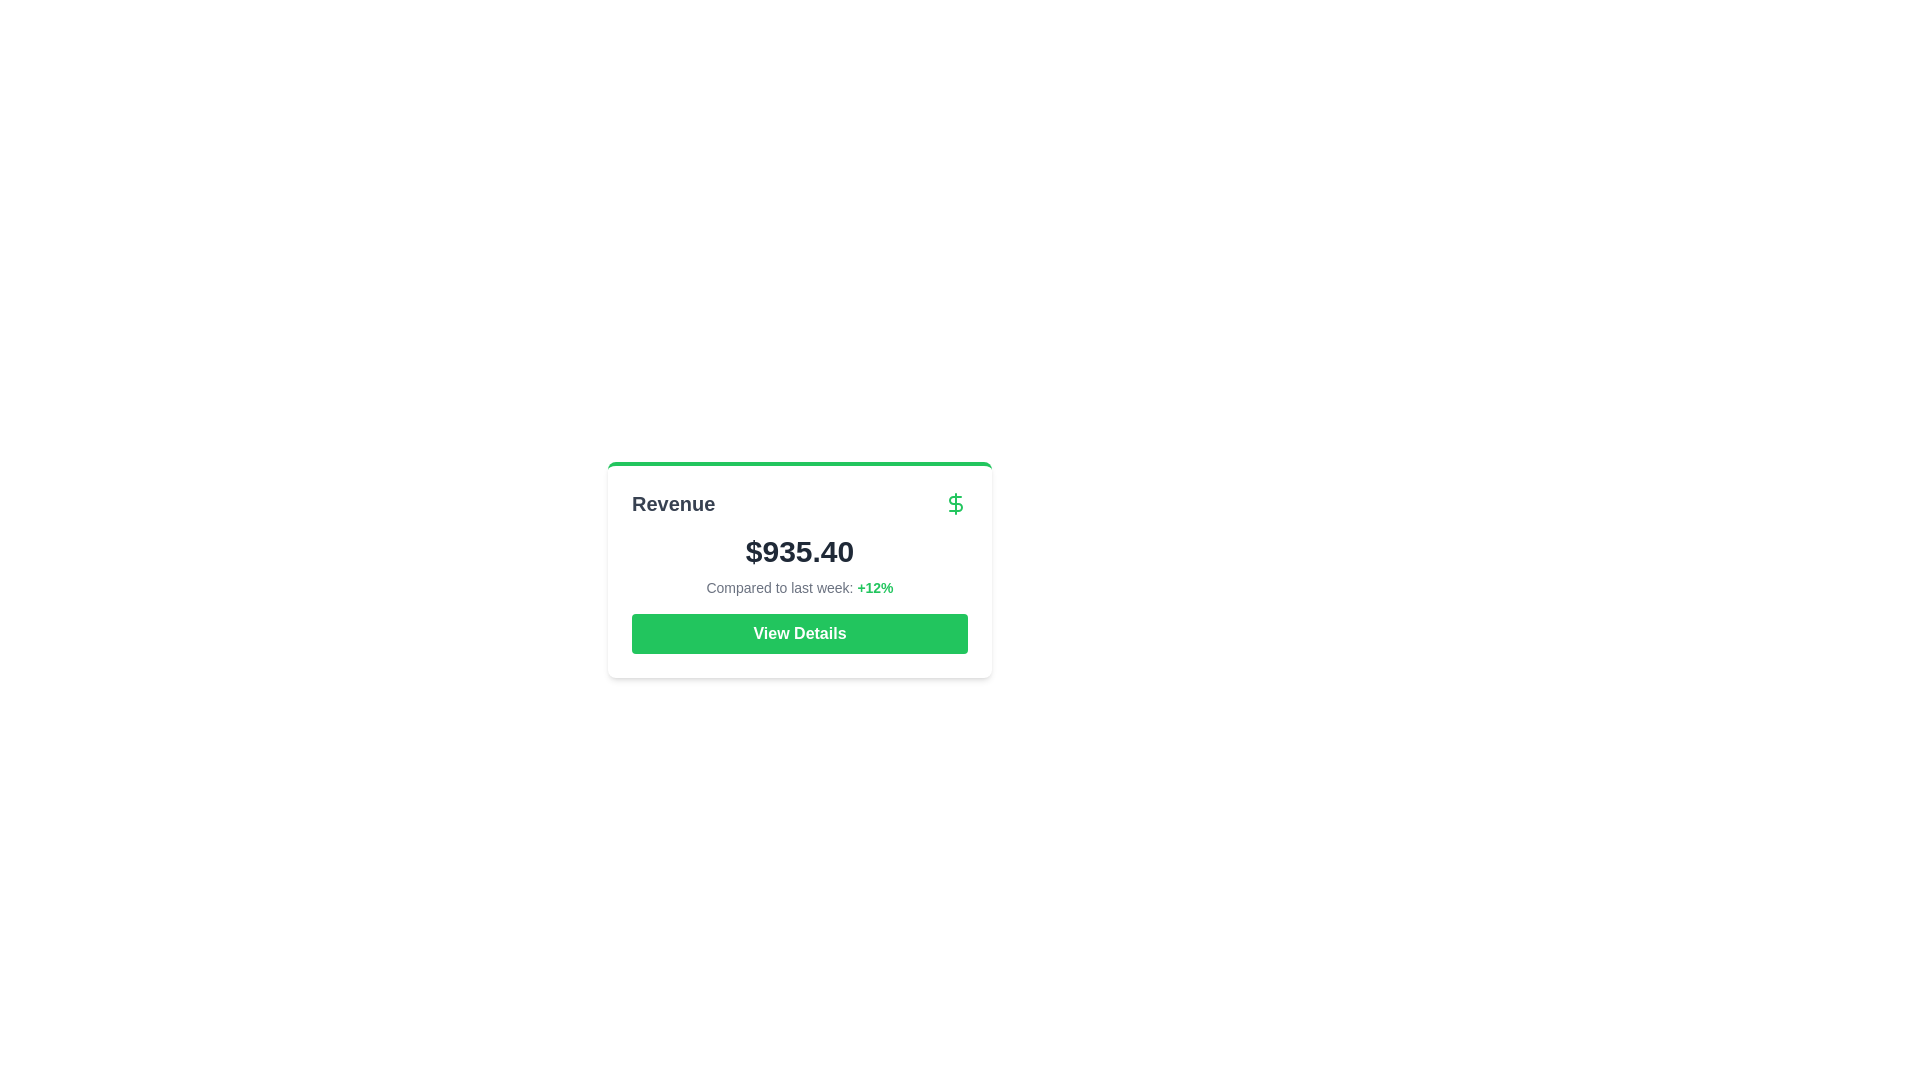 This screenshot has height=1080, width=1920. I want to click on text displaying '$935.40' which is prominently located within a card layout, directly beneath the title 'Revenue', so click(800, 551).